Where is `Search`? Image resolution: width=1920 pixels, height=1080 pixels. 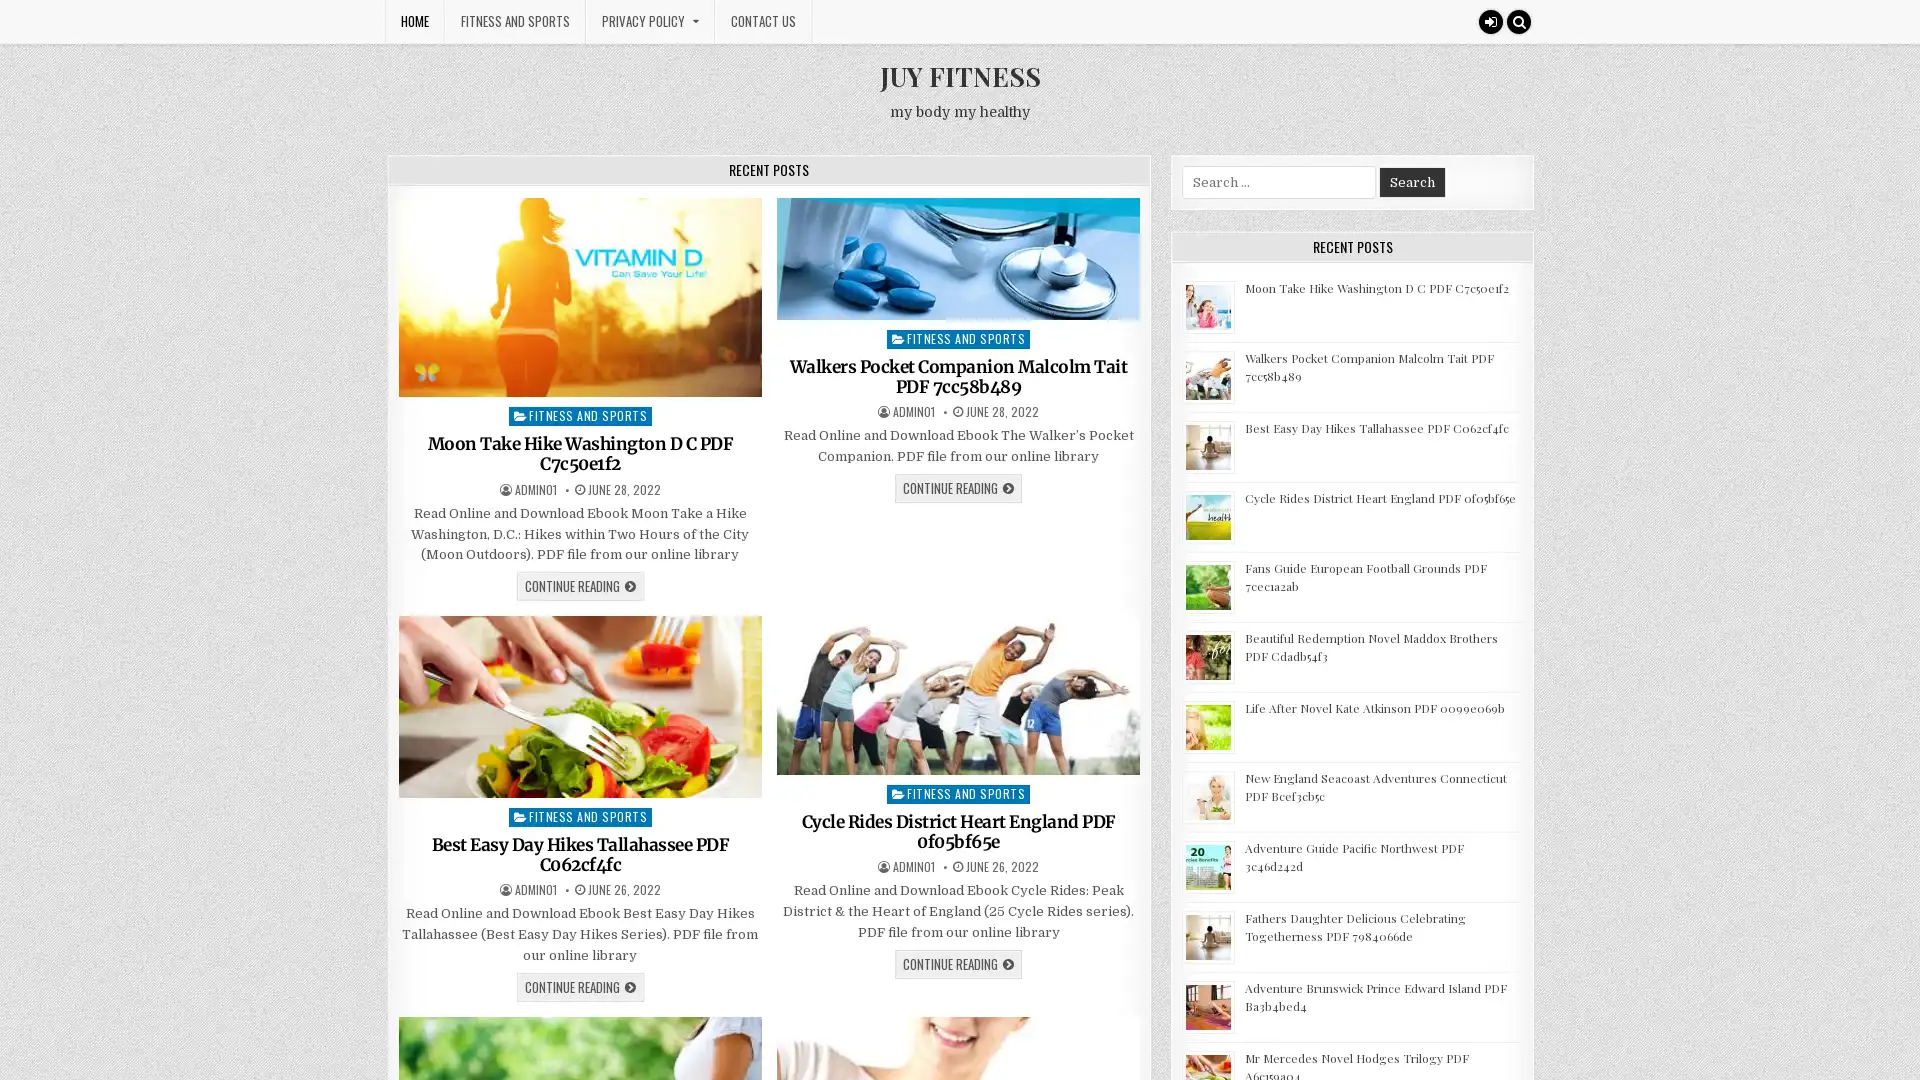
Search is located at coordinates (1411, 182).